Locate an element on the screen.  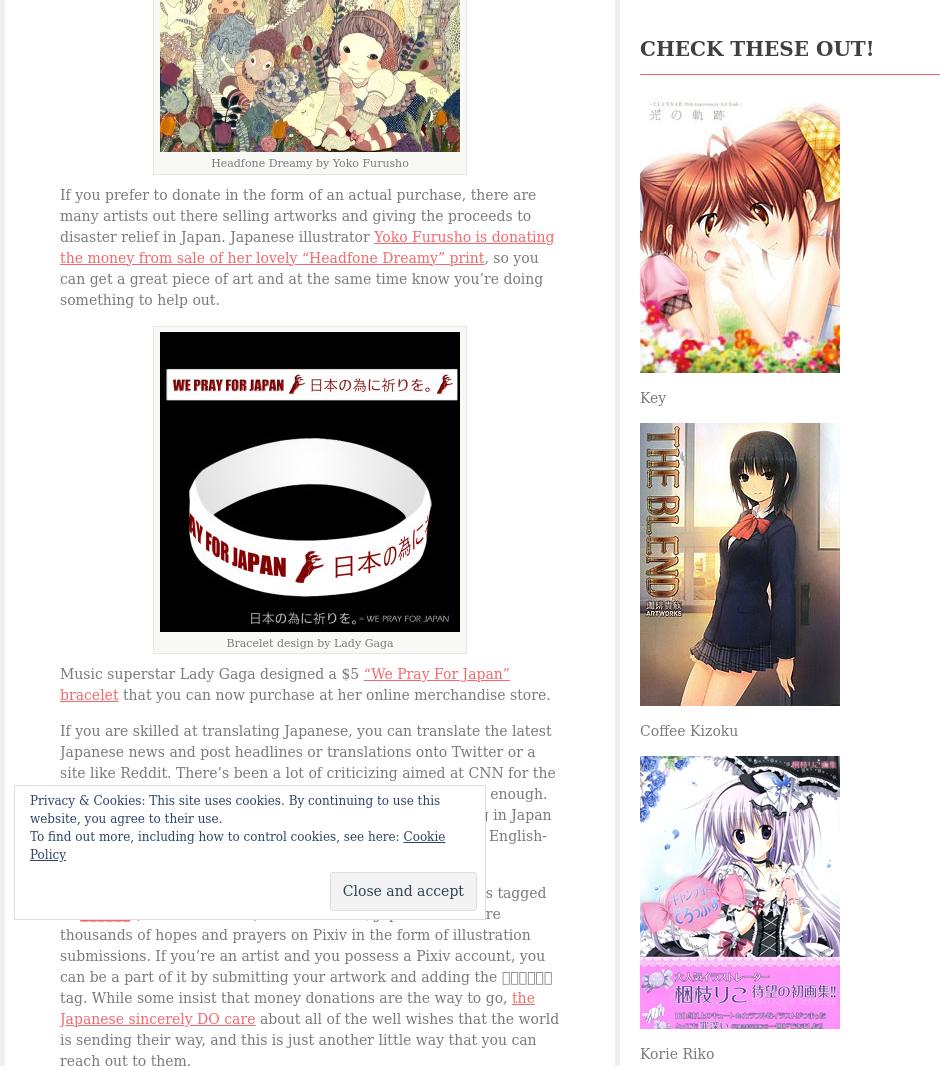
'If you prefer to donate in the form of an actual purchase, there are many artists out there selling artworks and giving the proceeds to disaster relief in Japan. Japanese illustrator' is located at coordinates (296, 214).